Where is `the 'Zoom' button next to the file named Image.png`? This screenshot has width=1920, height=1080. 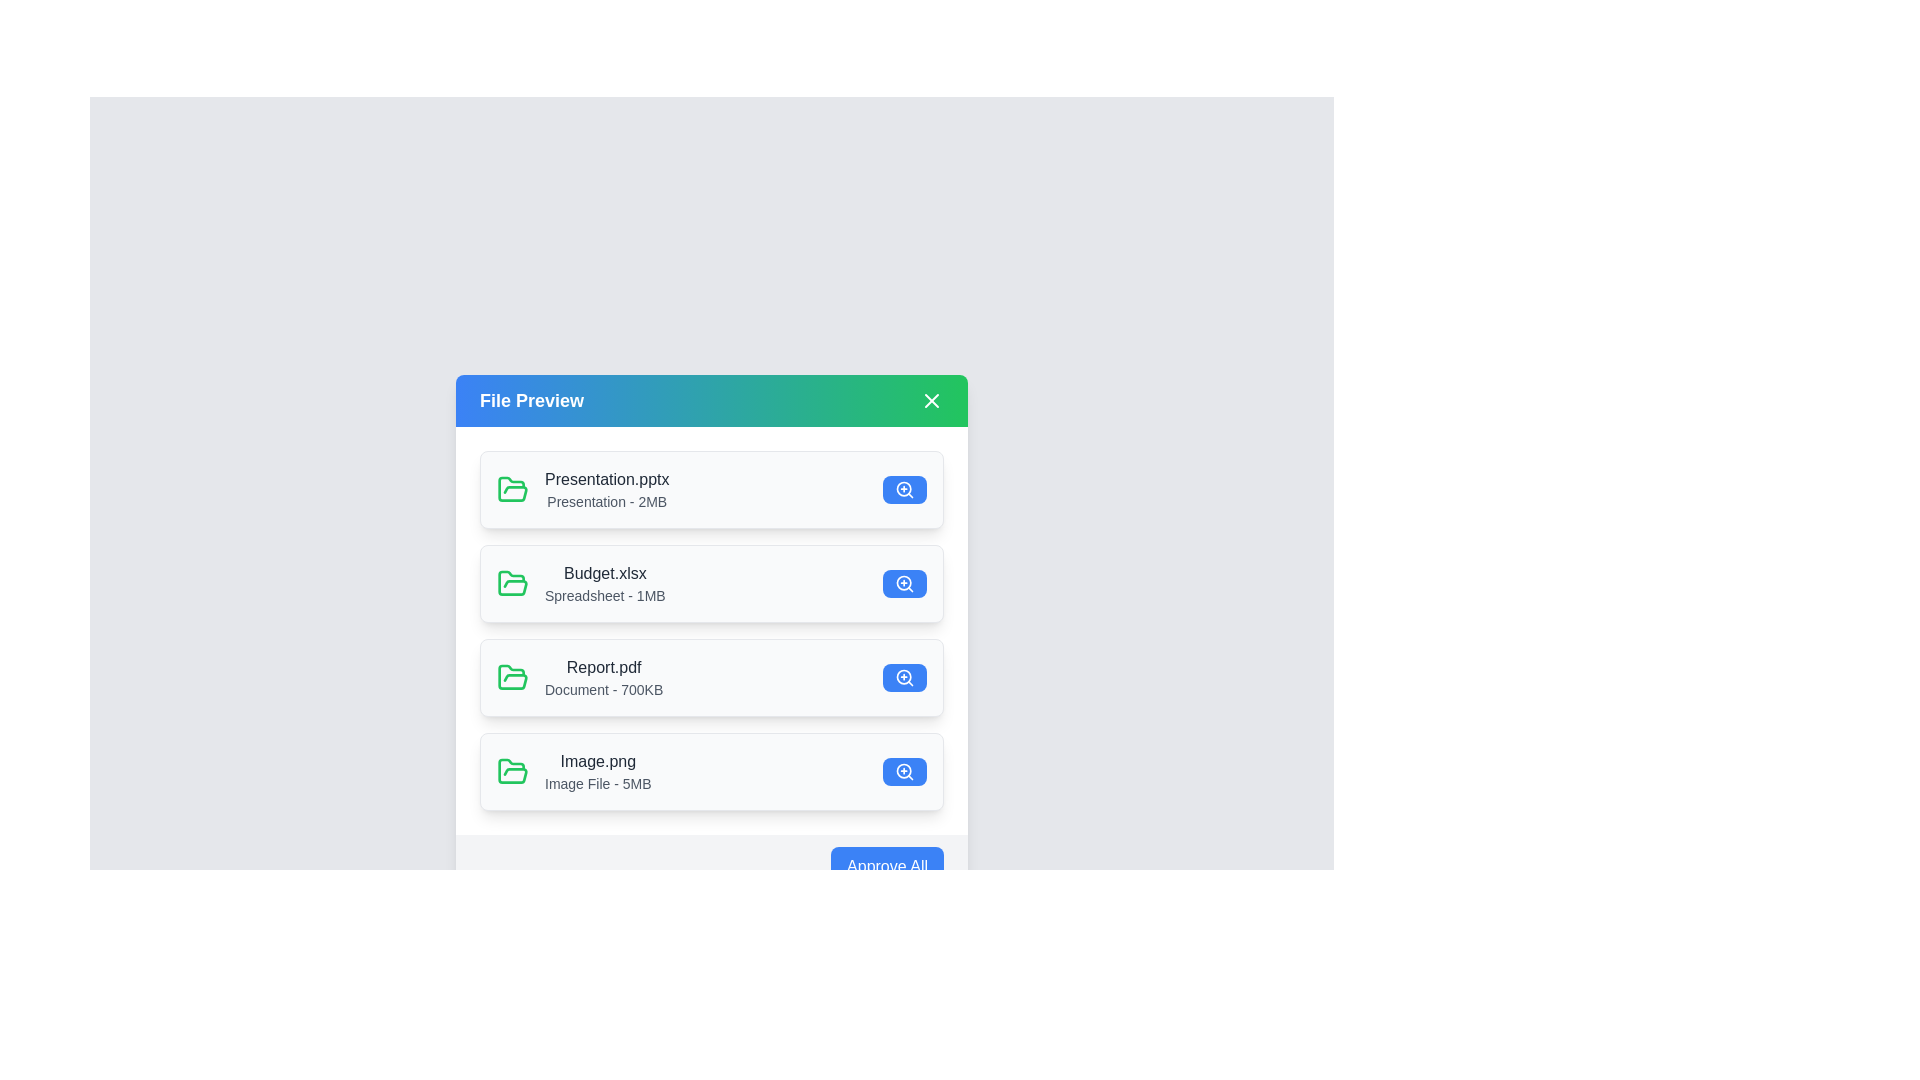
the 'Zoom' button next to the file named Image.png is located at coordinates (904, 770).